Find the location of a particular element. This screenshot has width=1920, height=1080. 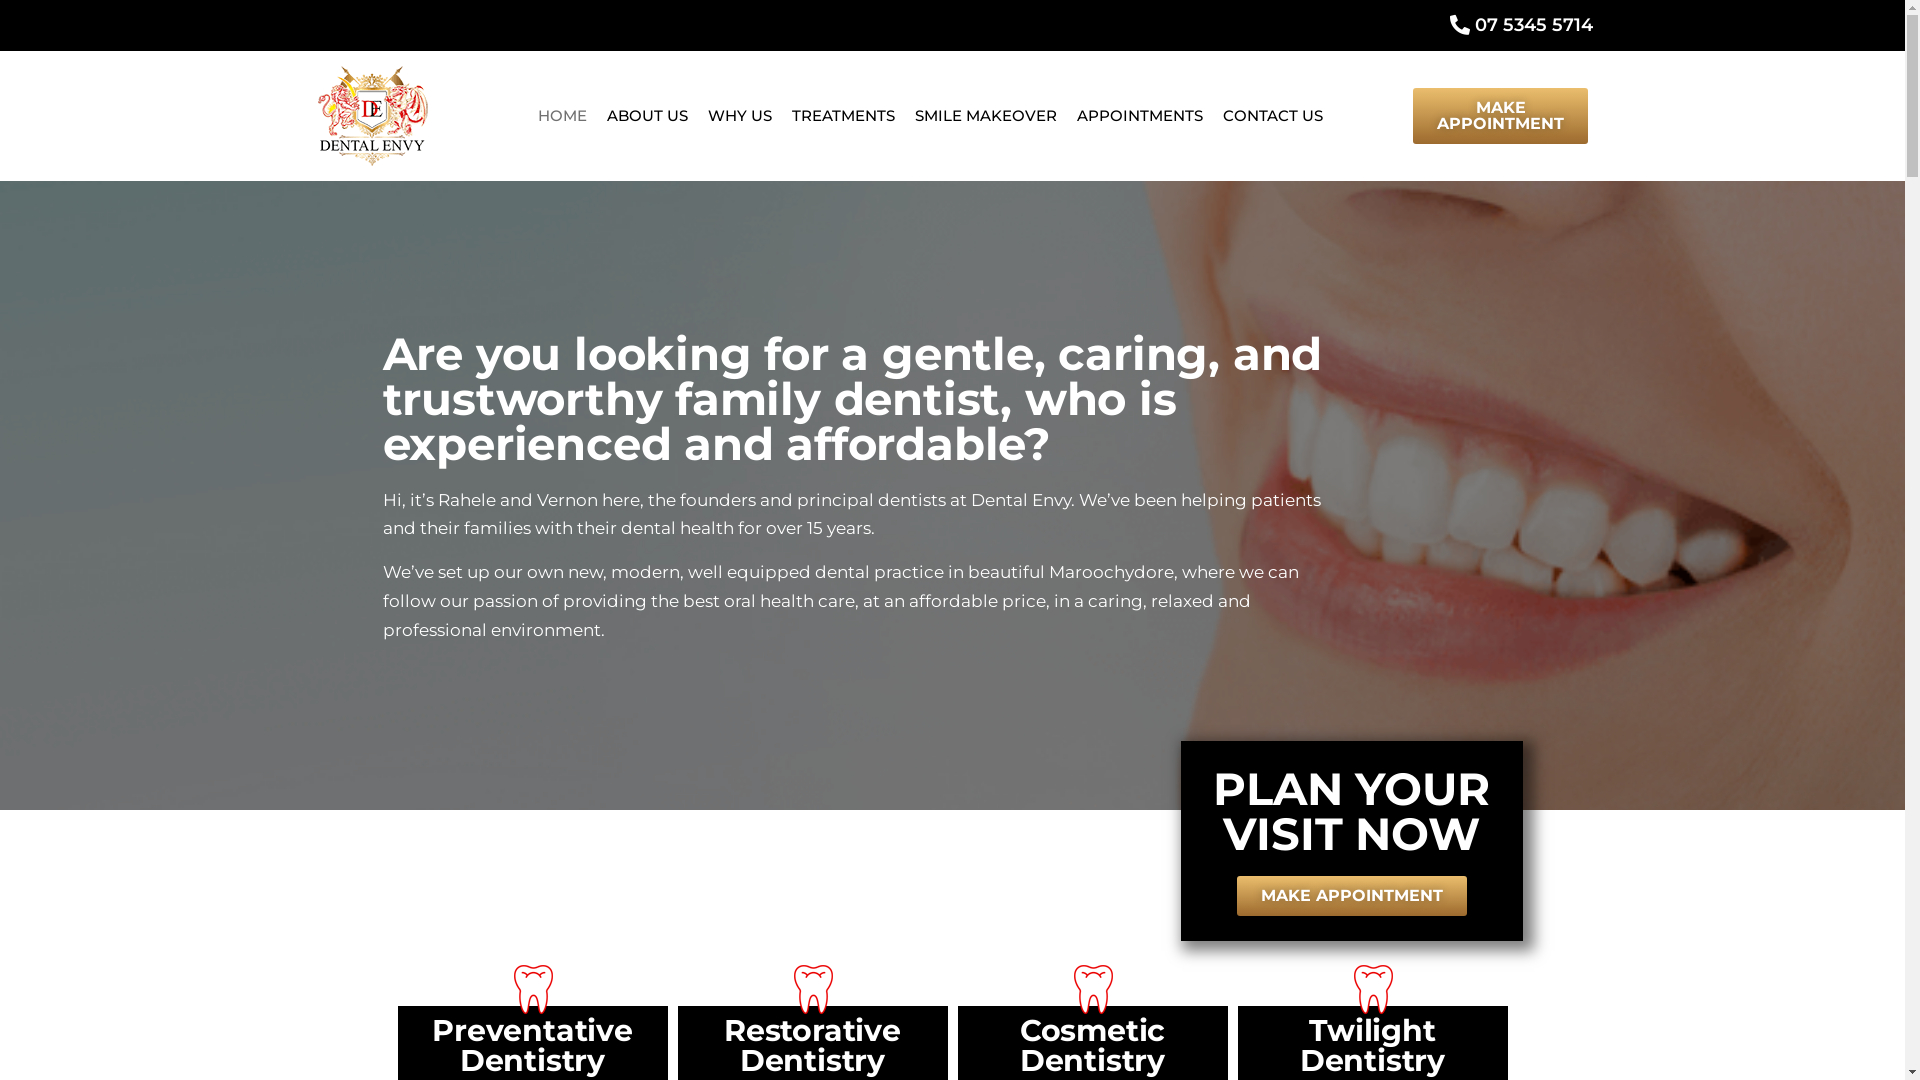

'ABOUT US' is located at coordinates (647, 115).